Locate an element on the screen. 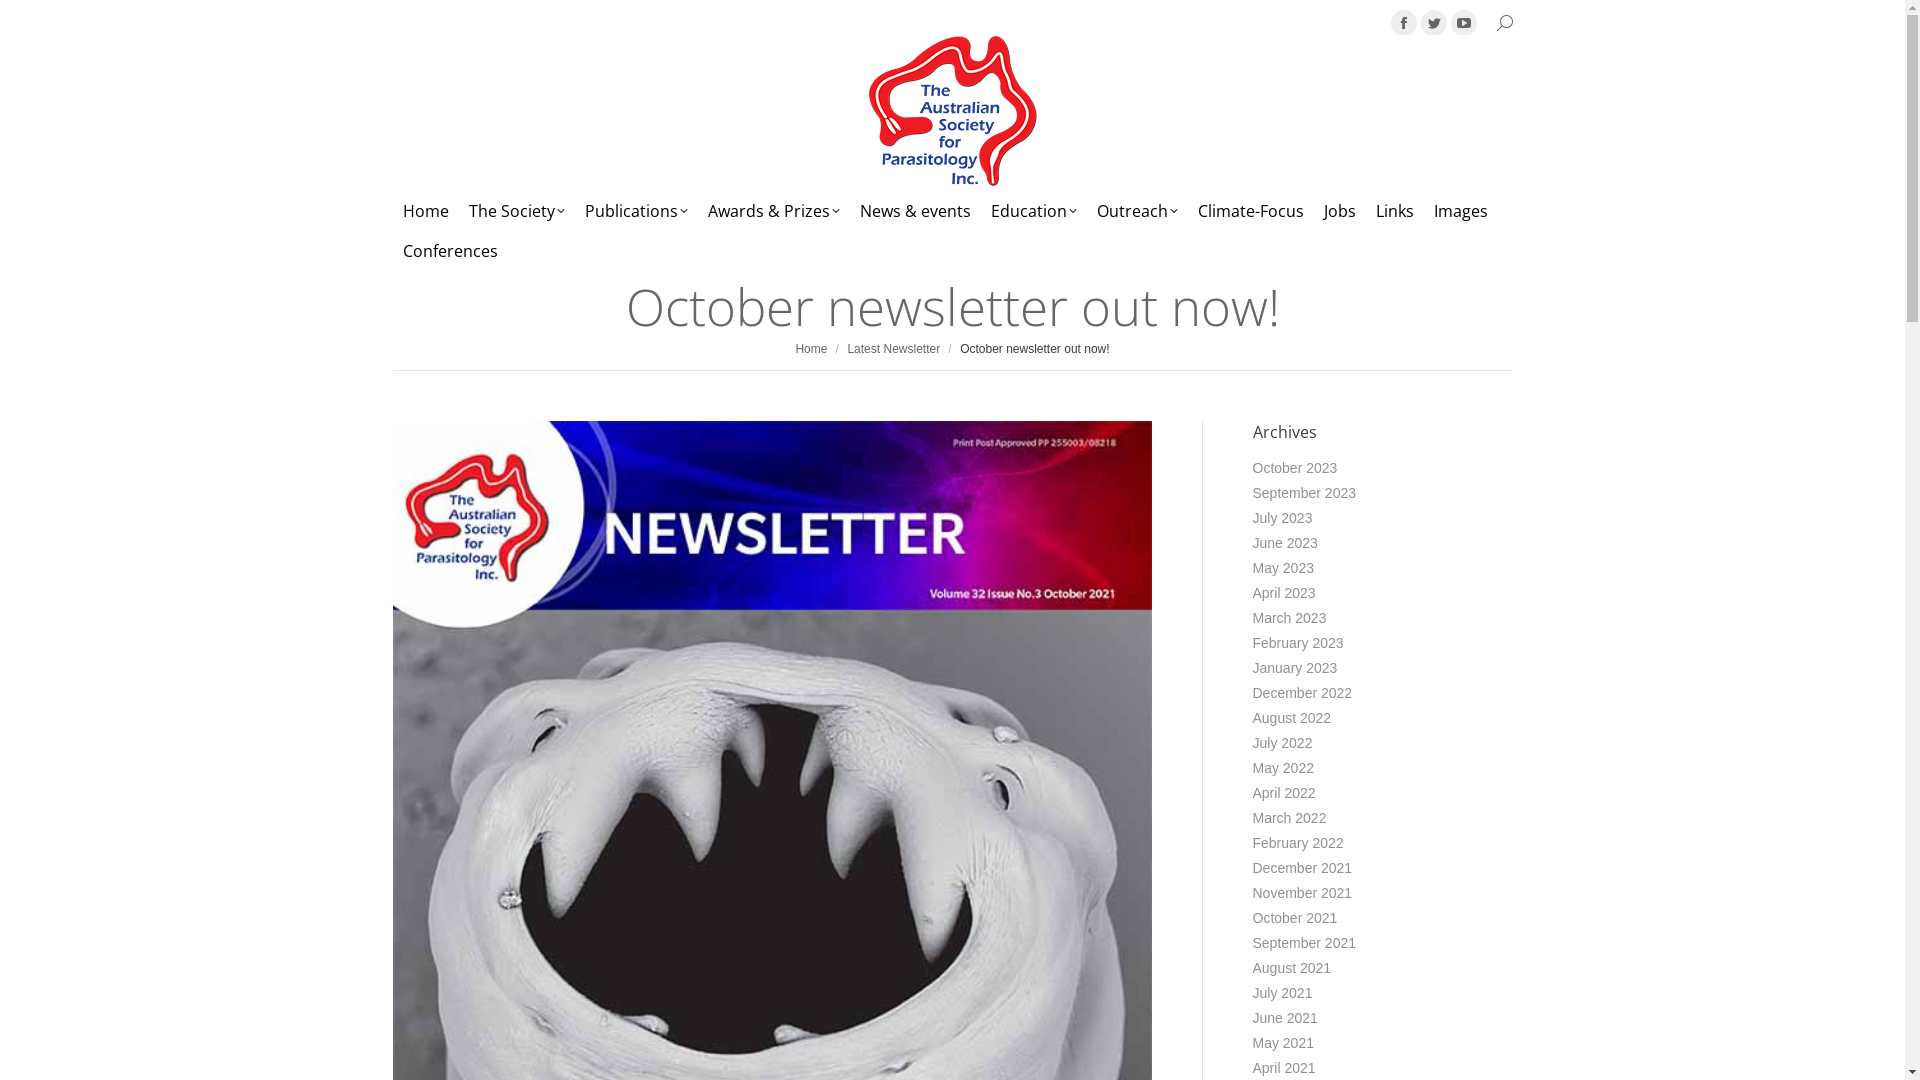 Image resolution: width=1920 pixels, height=1080 pixels. 'Twitter page opens in new window' is located at coordinates (1432, 23).